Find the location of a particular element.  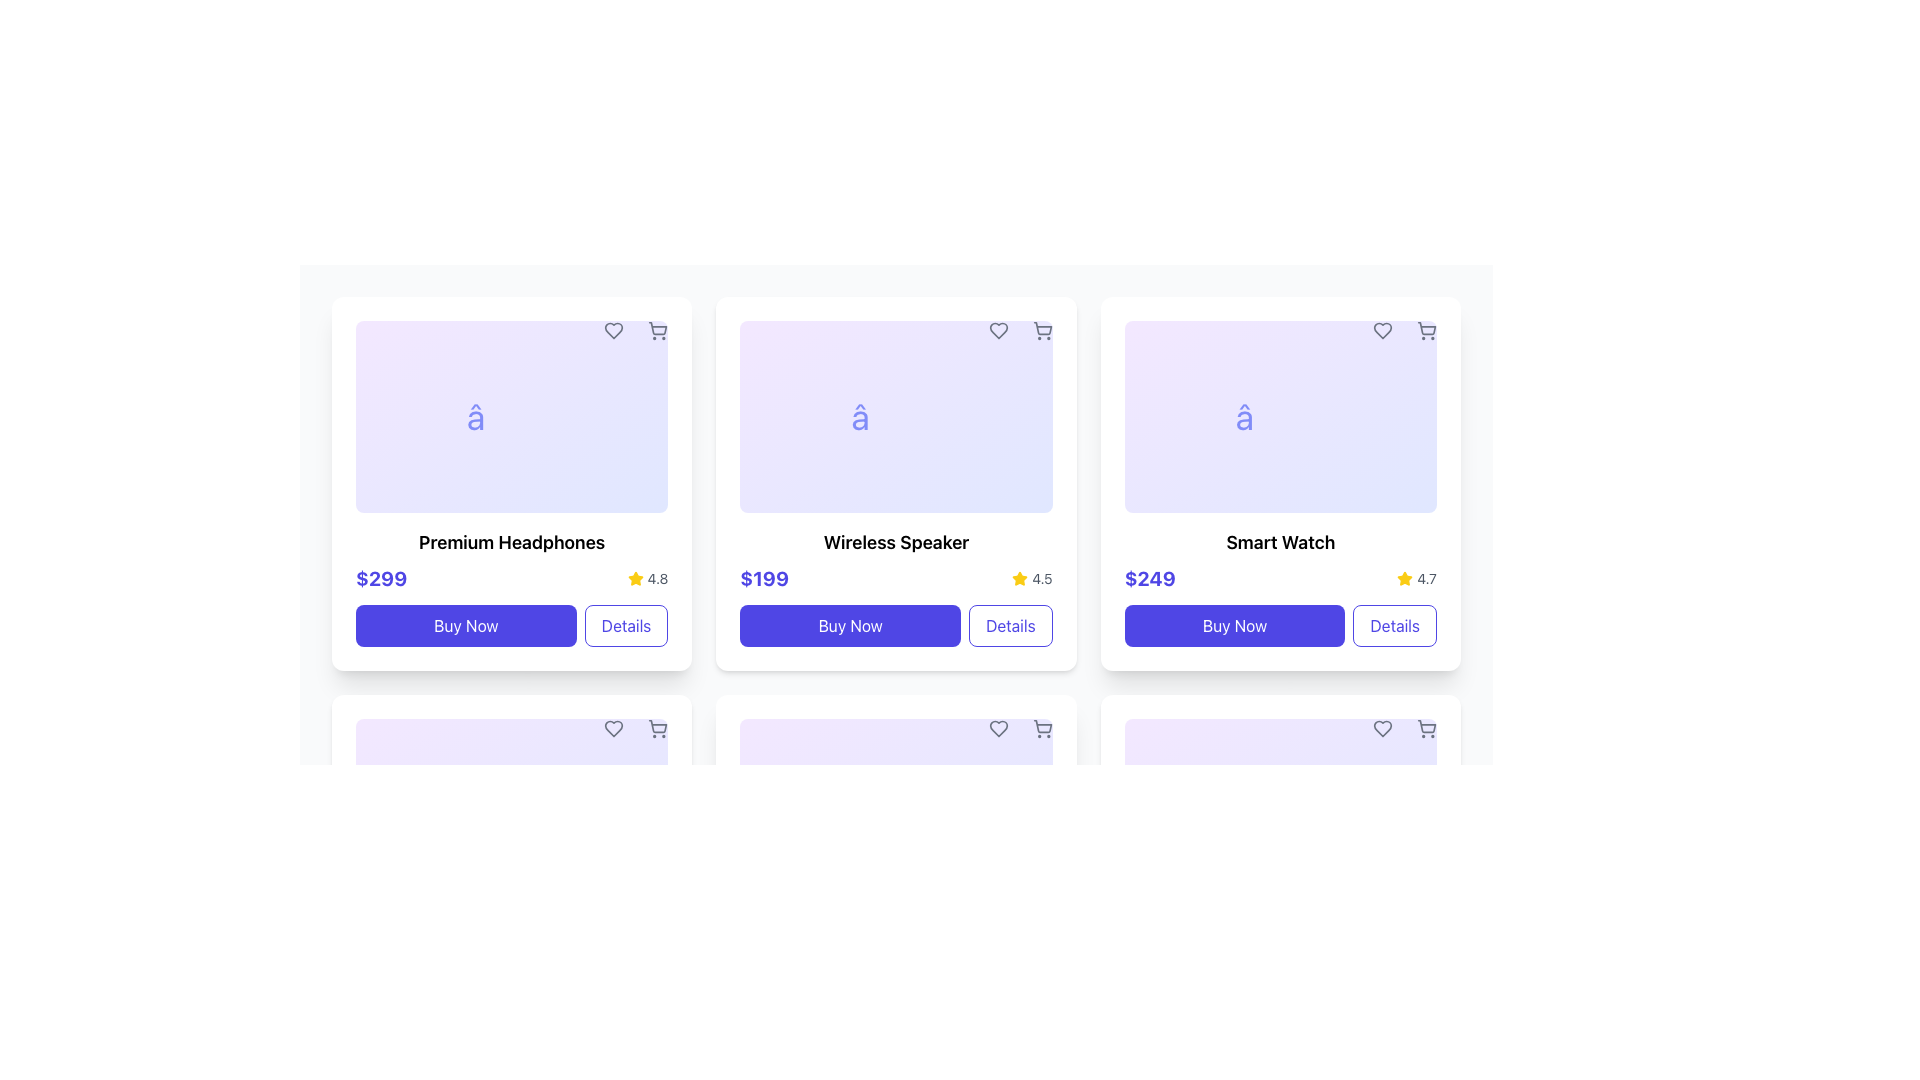

the shopping cart button, which is the second button in a horizontal arrangement of two buttons located in the top right corner overlay of the card is located at coordinates (658, 729).